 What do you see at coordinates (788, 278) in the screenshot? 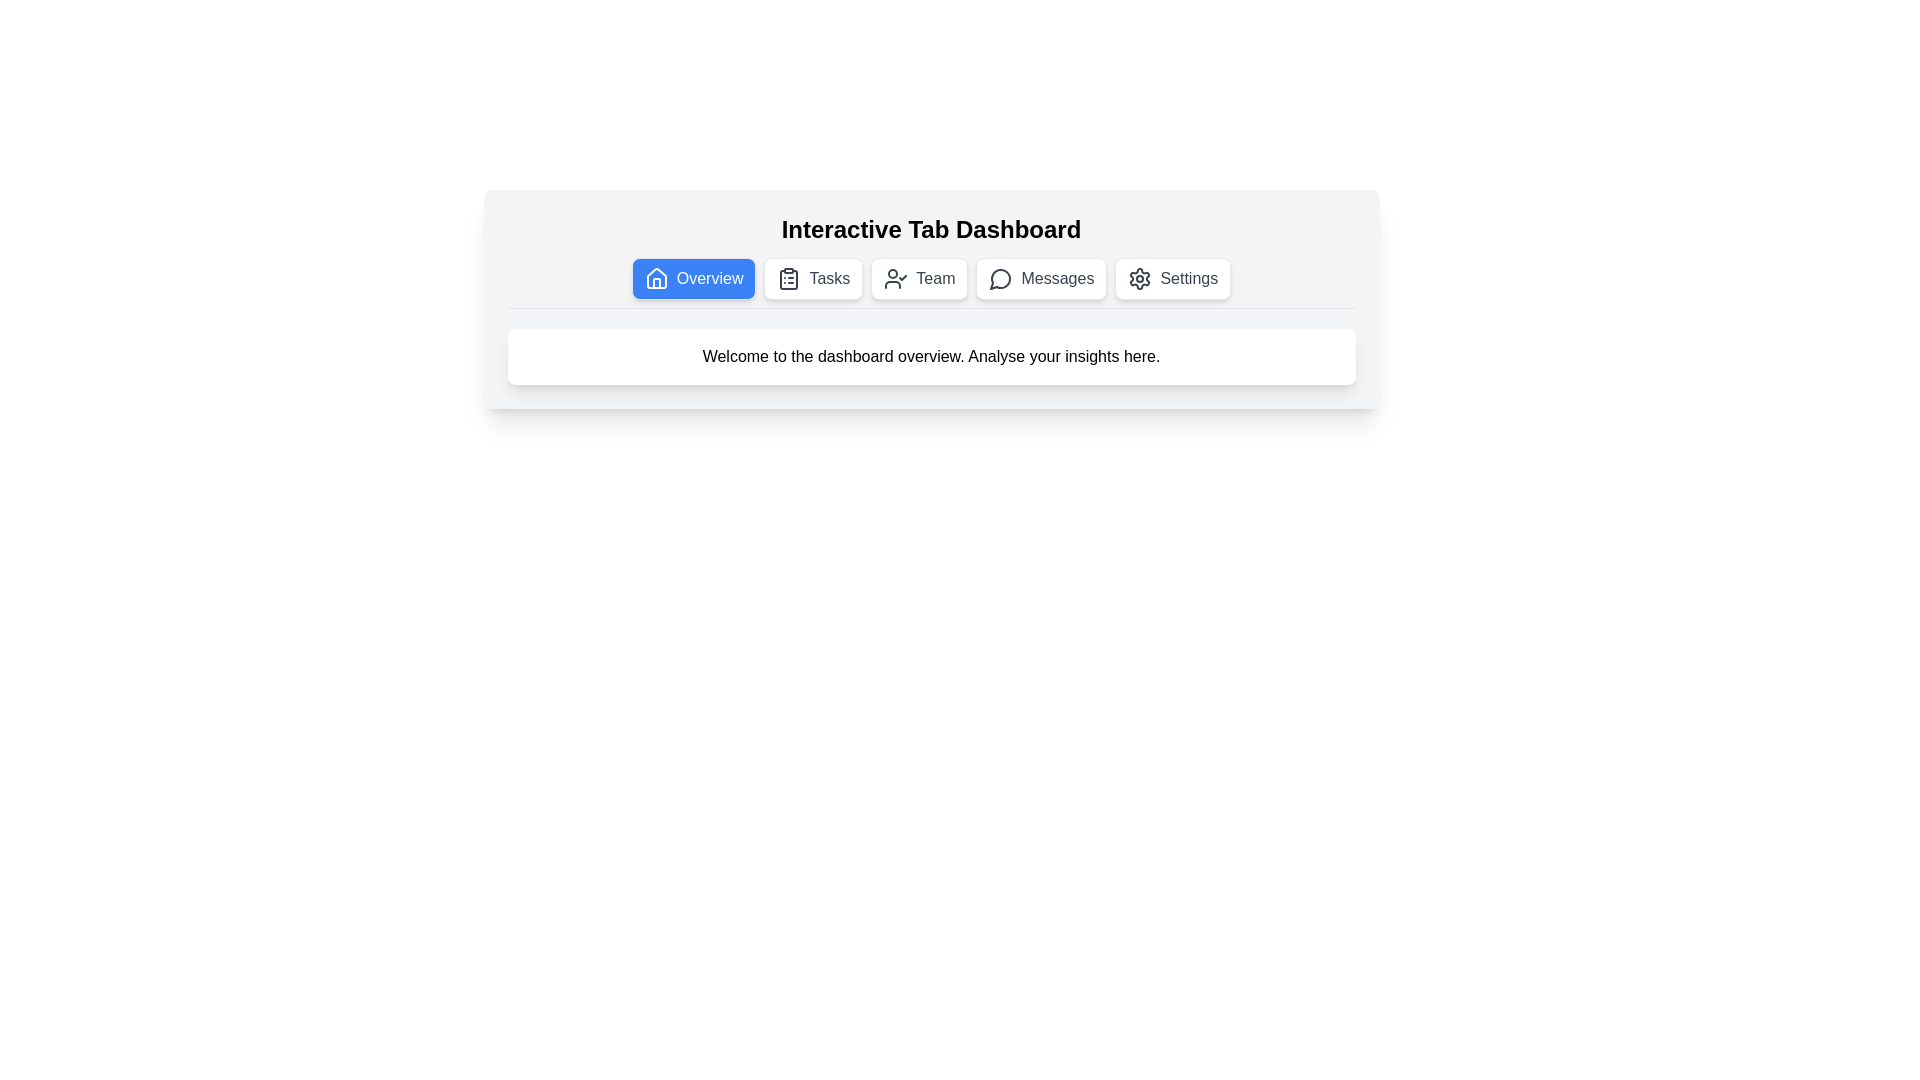
I see `the 'Tasks' icon located in the navigation section of the dashboard's top bar` at bounding box center [788, 278].